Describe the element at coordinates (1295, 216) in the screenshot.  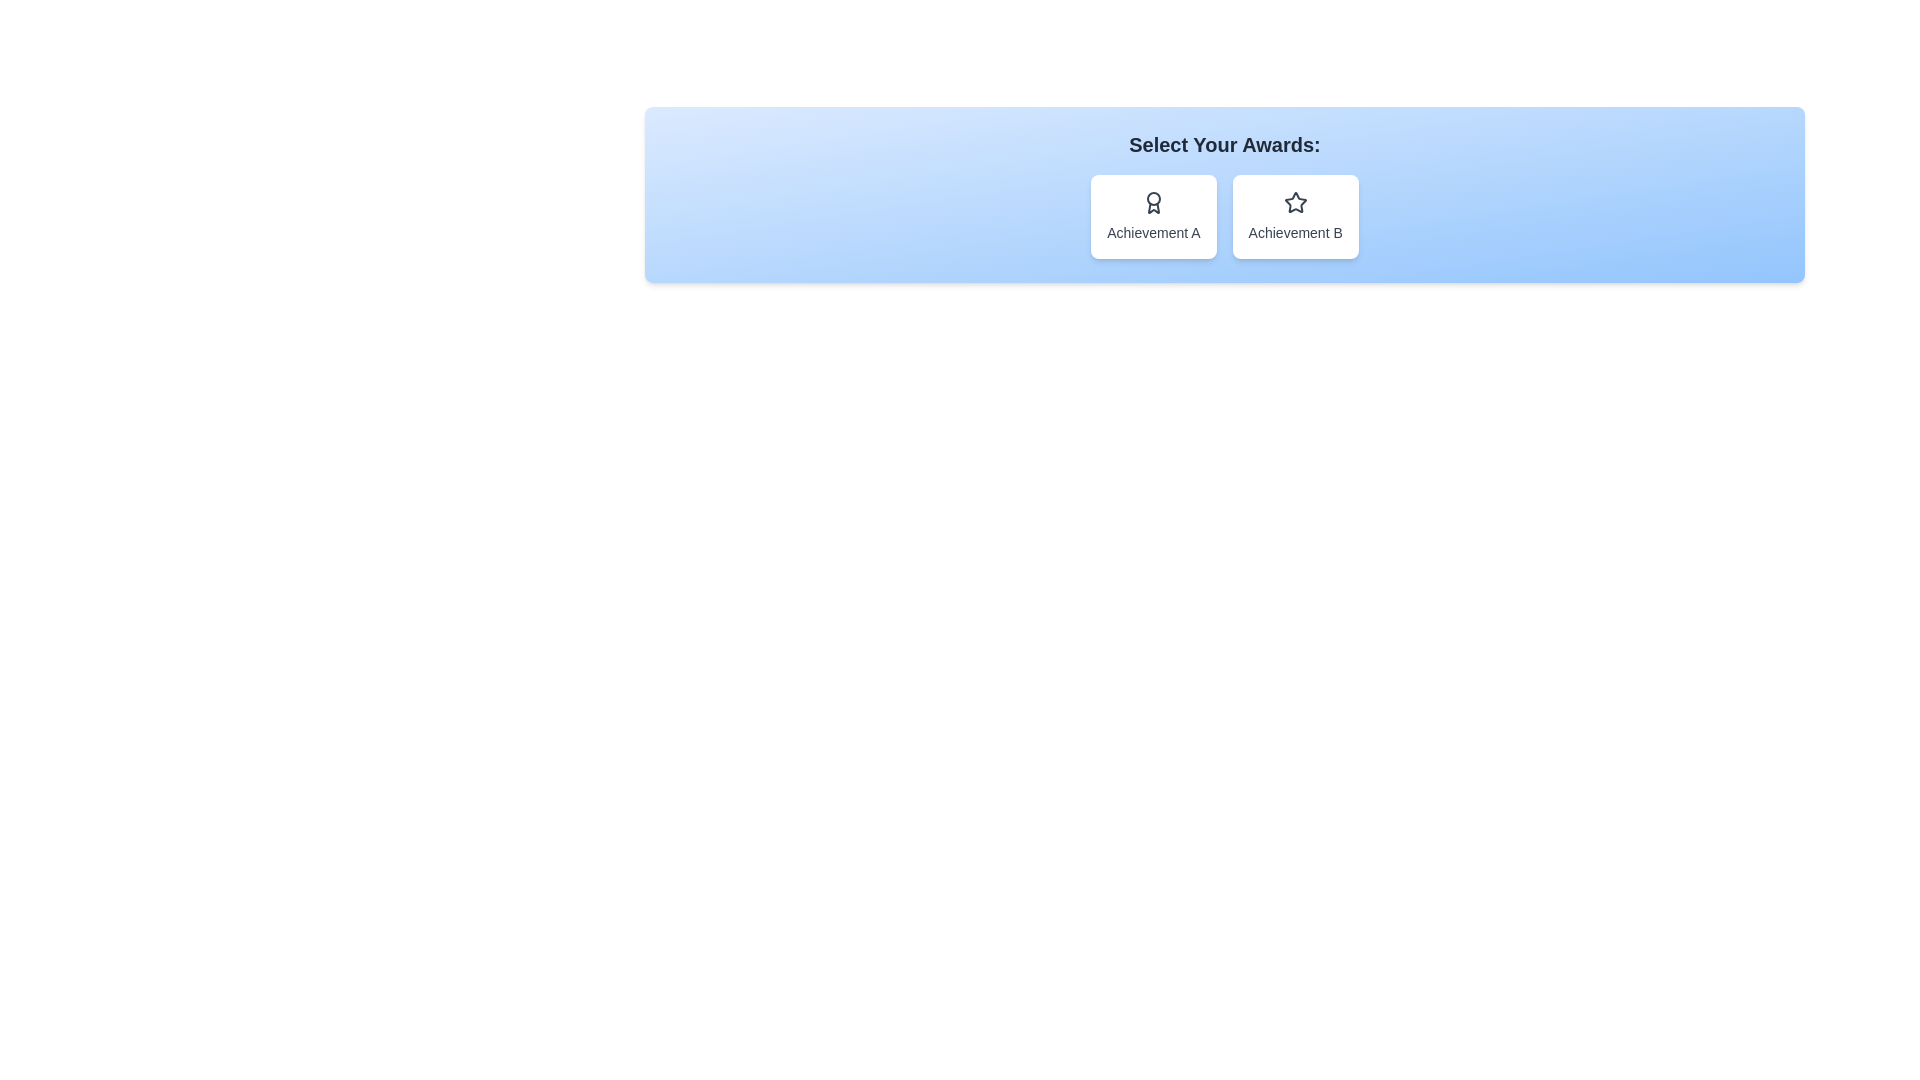
I see `the button labeled 'Achievement B' to toggle its selection` at that location.